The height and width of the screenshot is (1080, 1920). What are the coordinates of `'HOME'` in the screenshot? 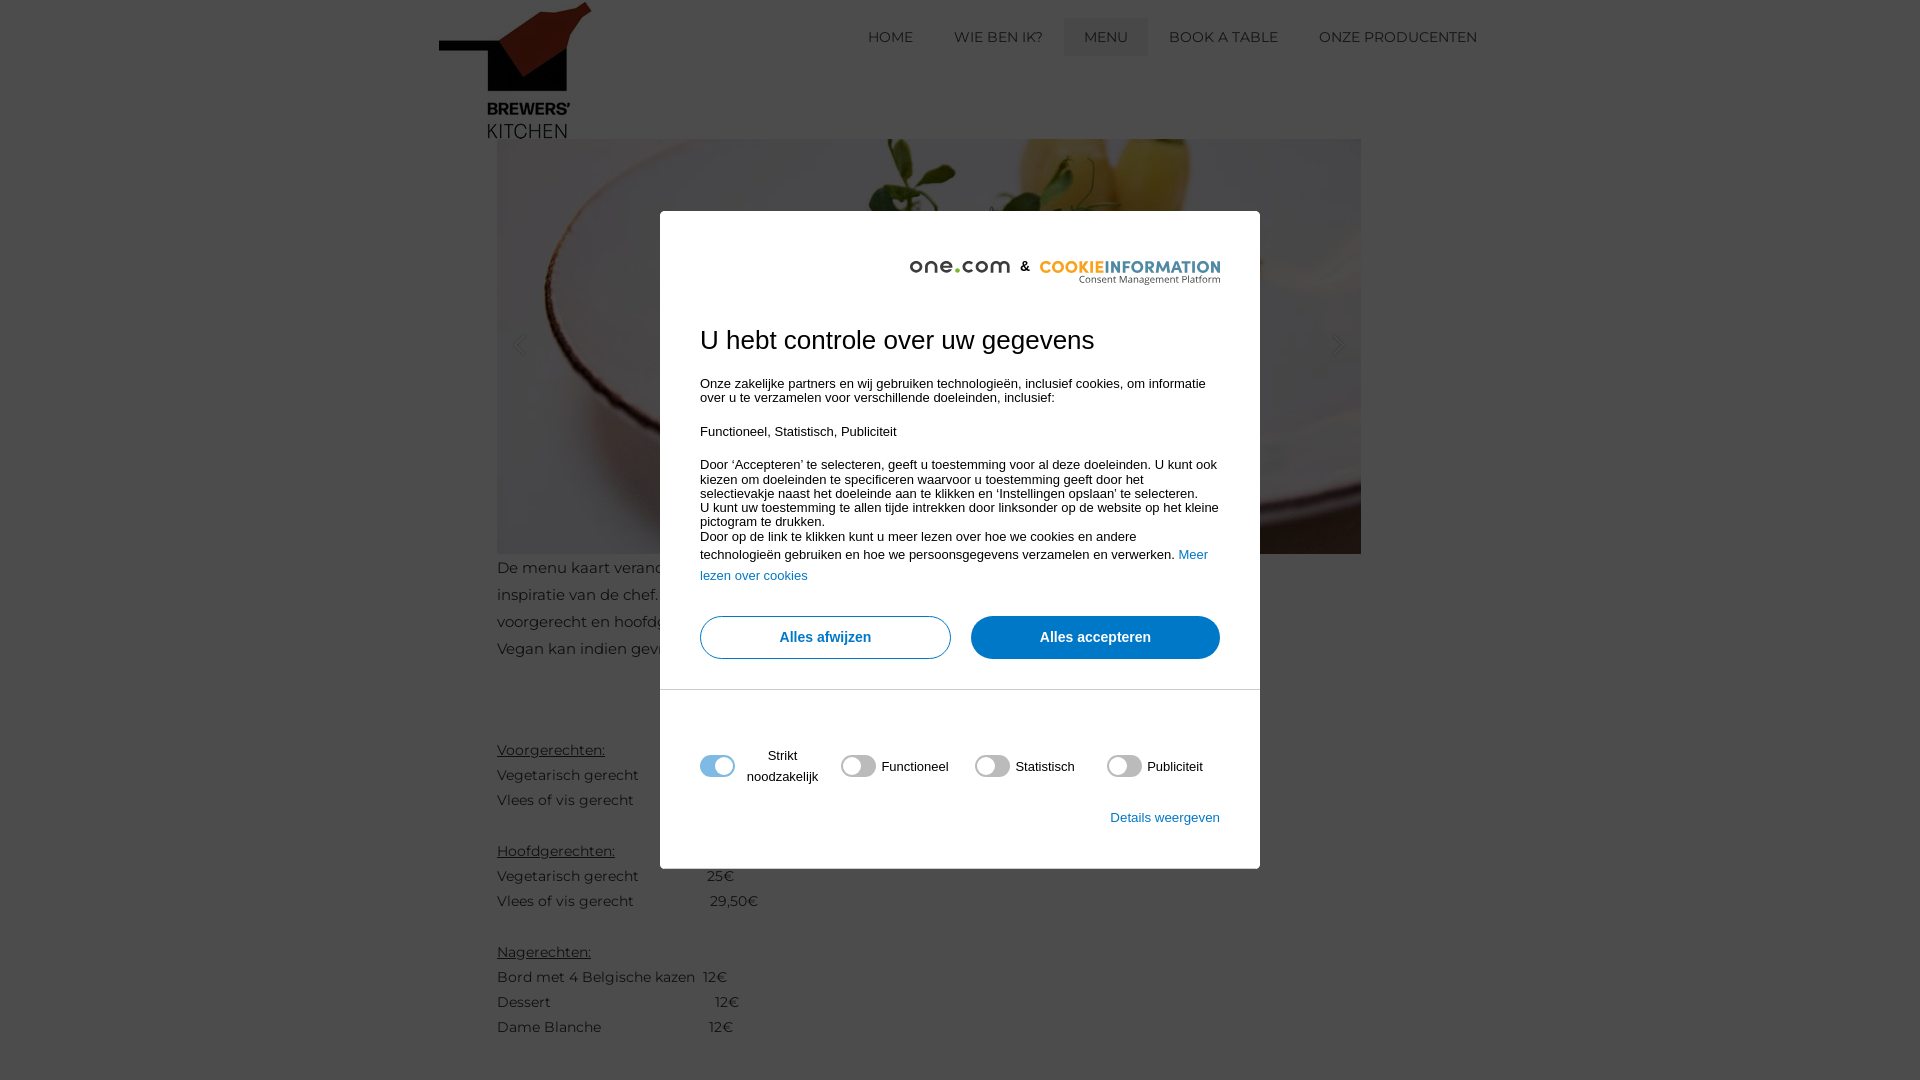 It's located at (848, 37).